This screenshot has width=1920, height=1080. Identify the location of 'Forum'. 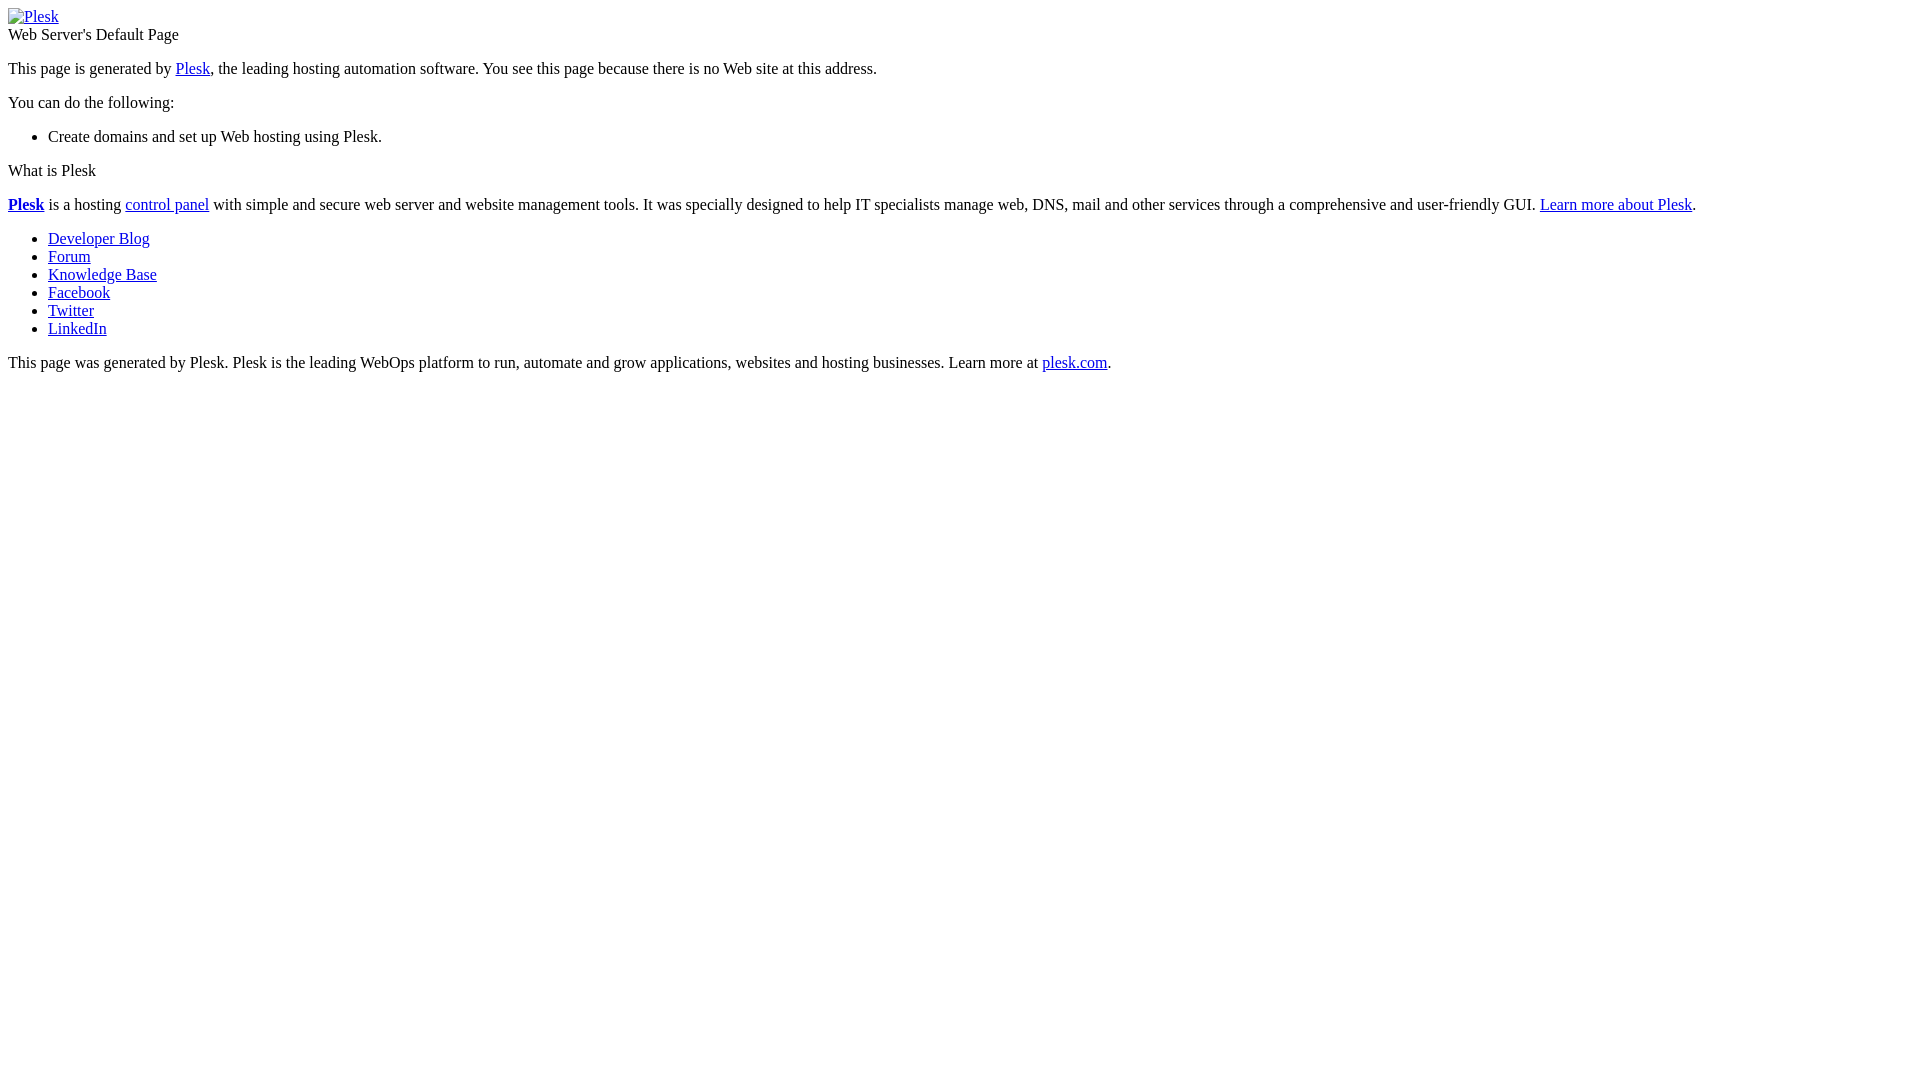
(69, 255).